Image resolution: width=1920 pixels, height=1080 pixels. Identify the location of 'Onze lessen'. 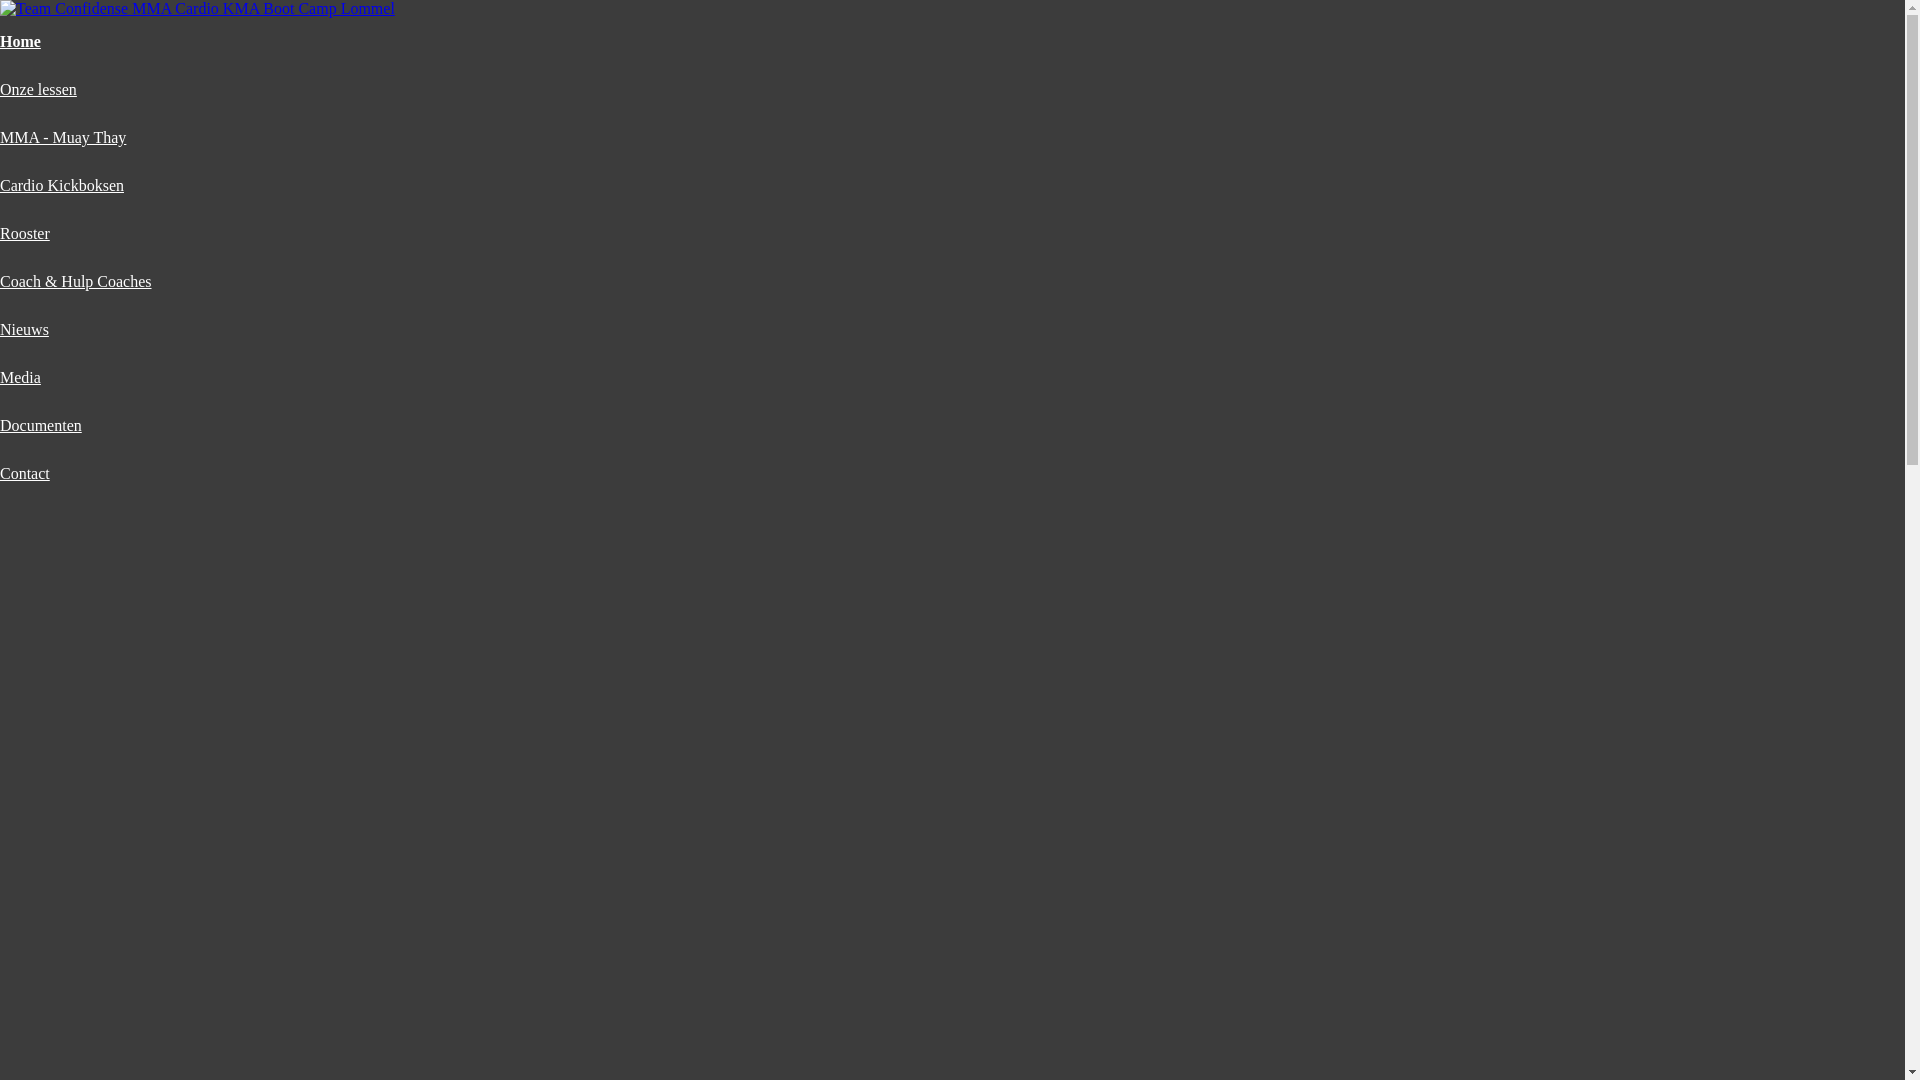
(38, 88).